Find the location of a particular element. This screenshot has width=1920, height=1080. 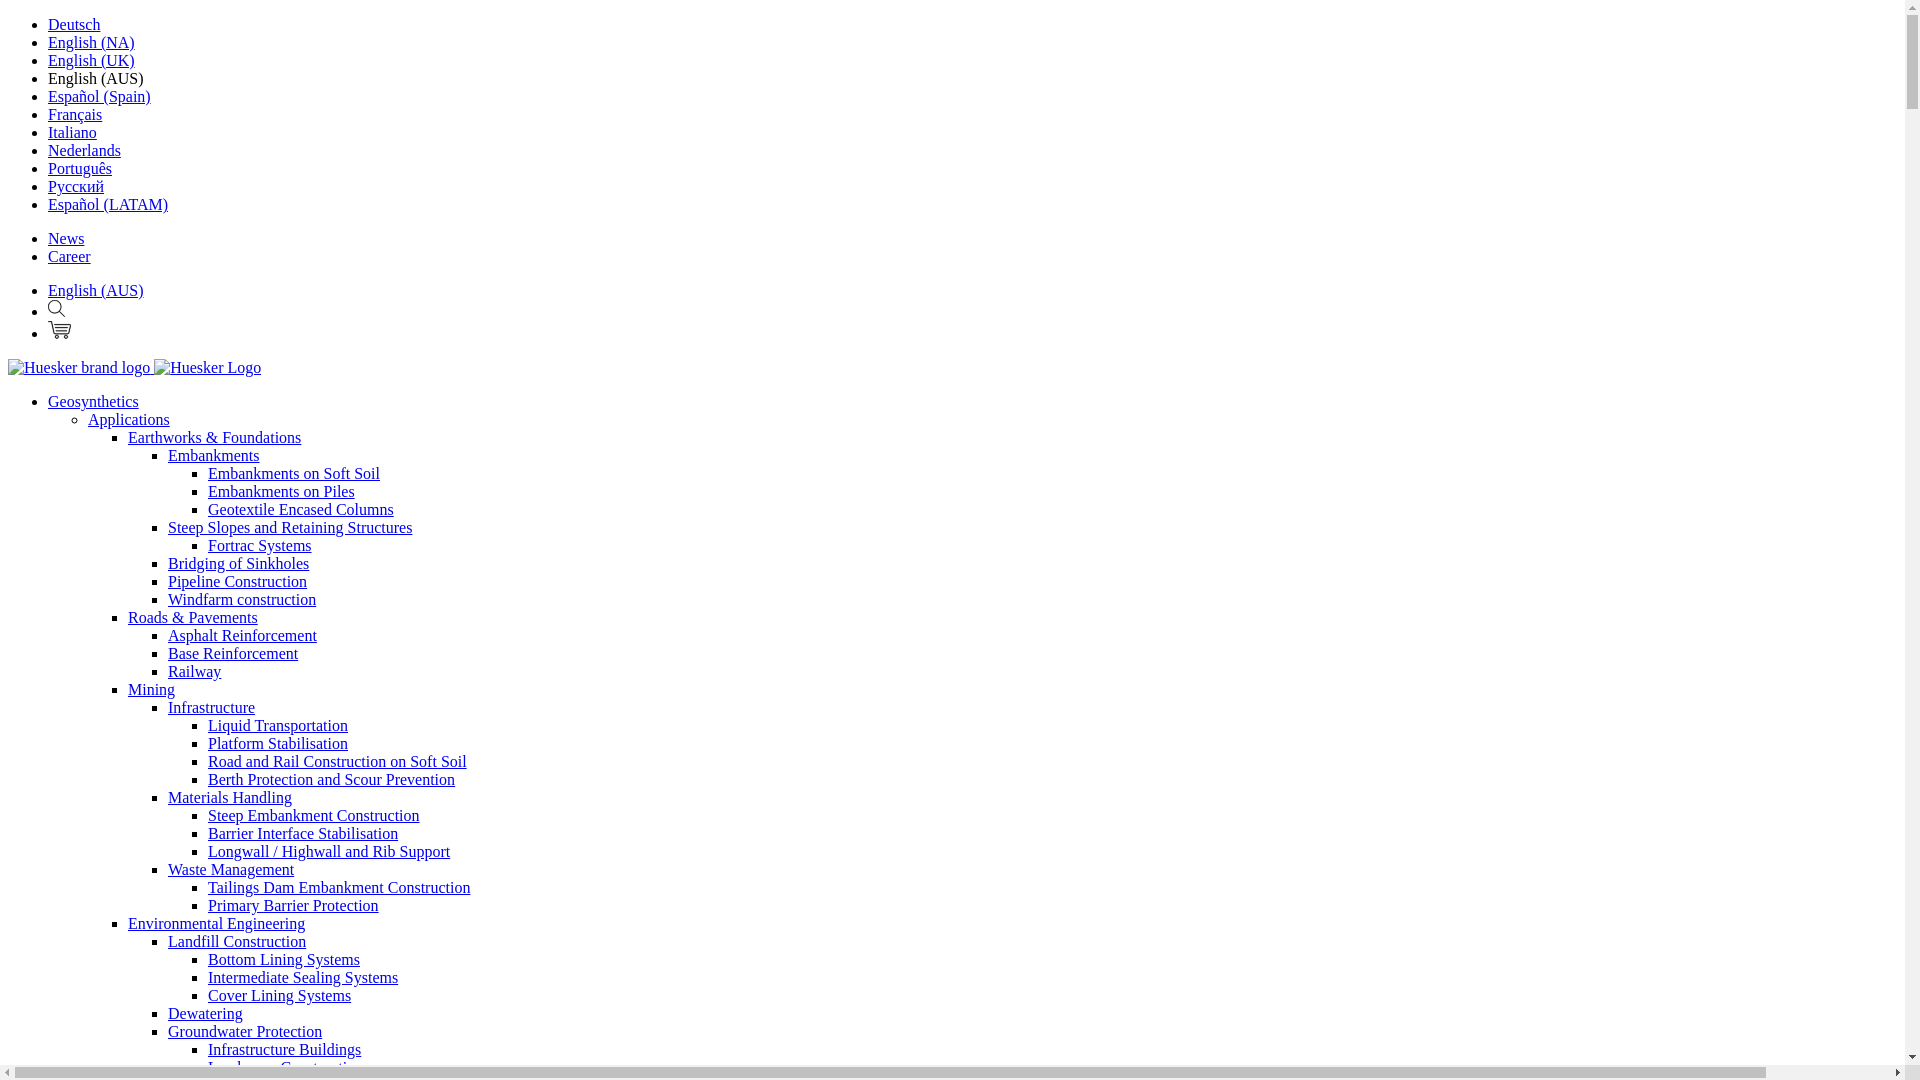

'Environmental Engineering' is located at coordinates (216, 923).